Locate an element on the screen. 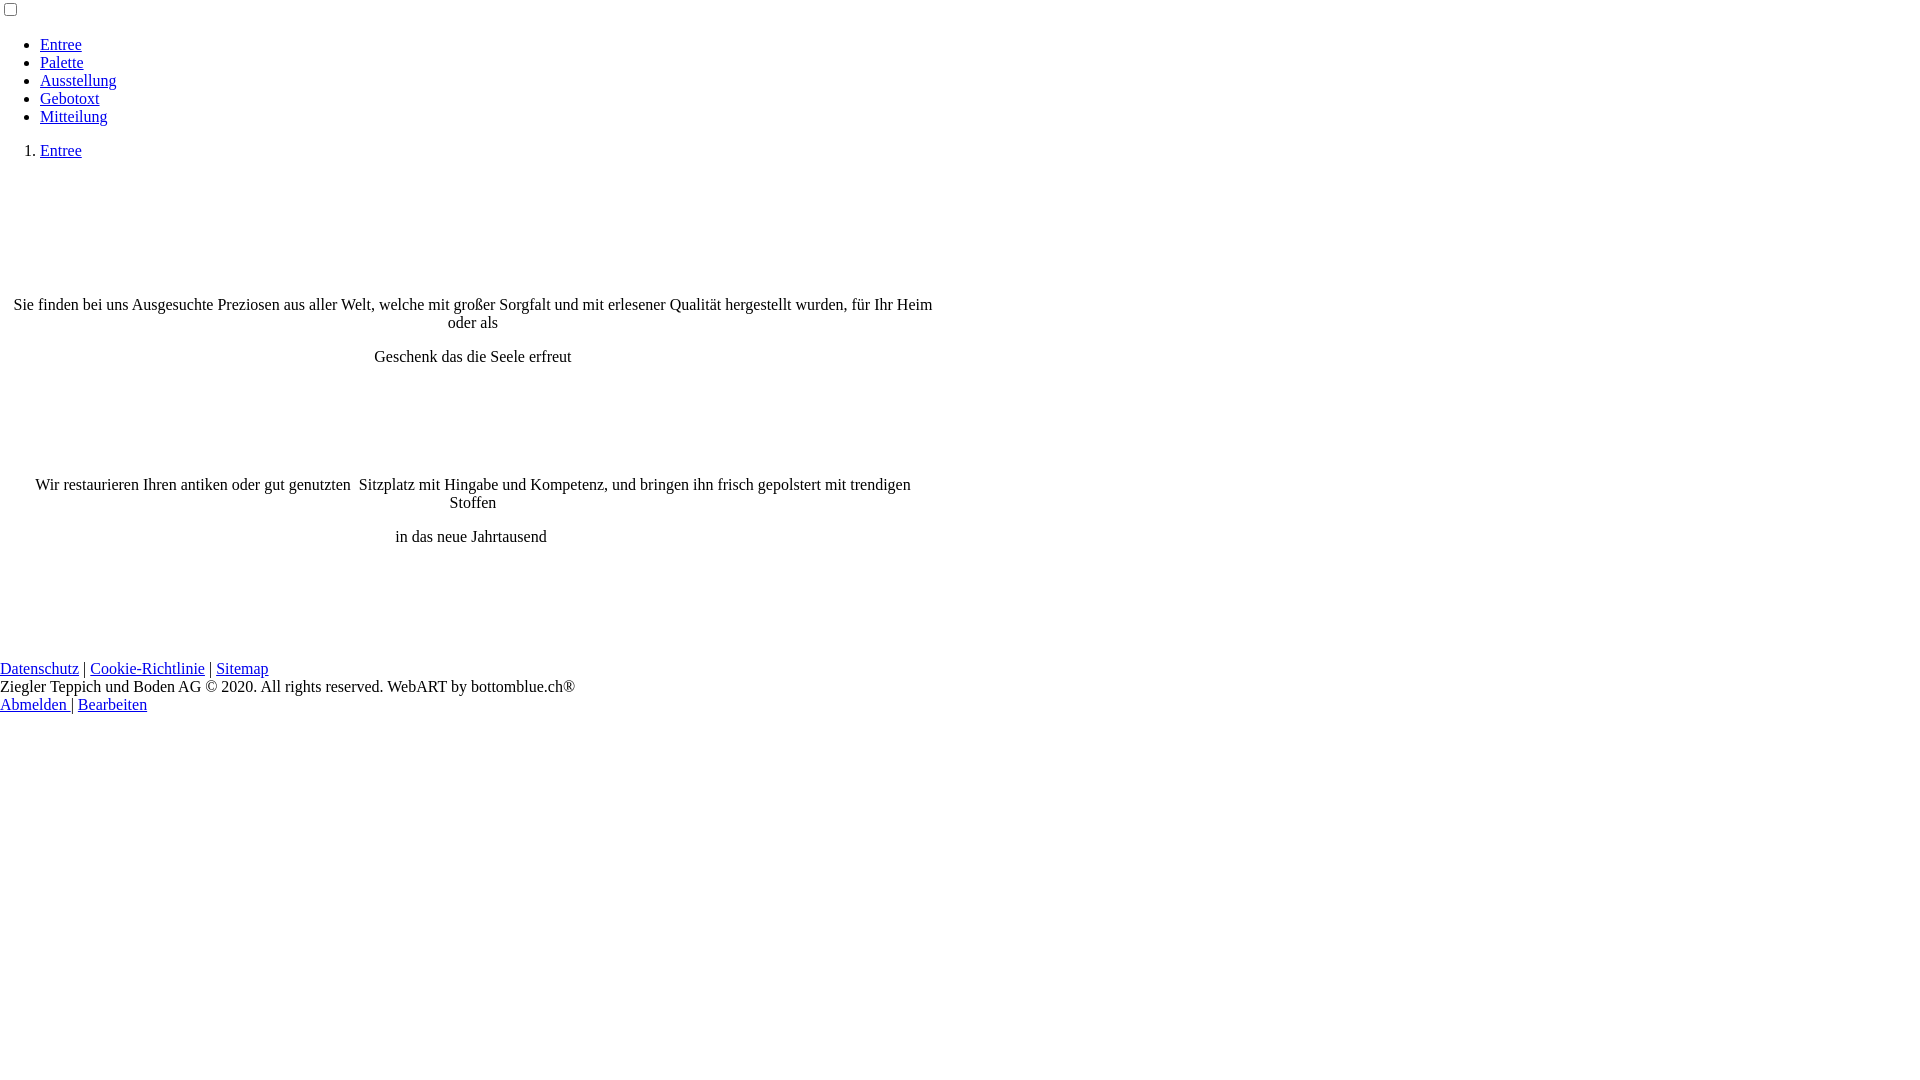 Image resolution: width=1920 pixels, height=1080 pixels. 'Ausstellung' is located at coordinates (77, 79).